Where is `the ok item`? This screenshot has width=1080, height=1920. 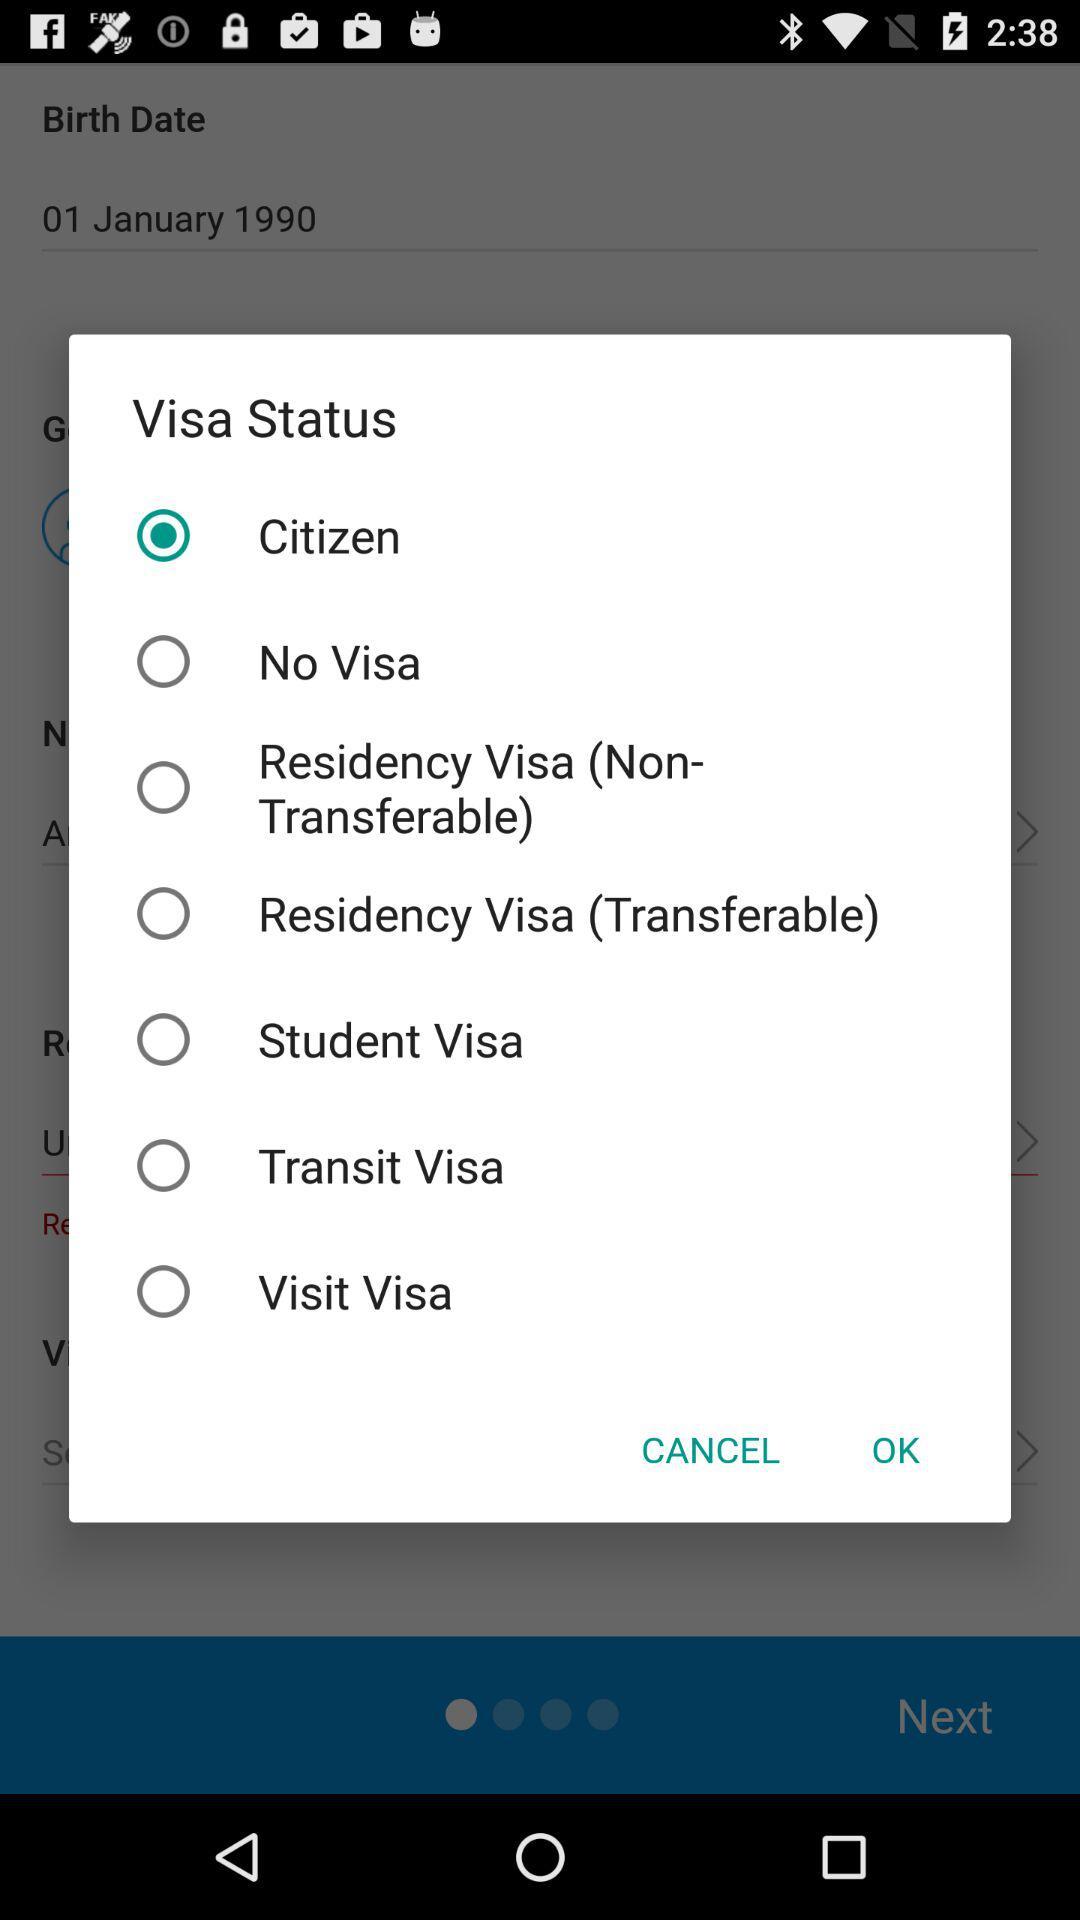 the ok item is located at coordinates (894, 1449).